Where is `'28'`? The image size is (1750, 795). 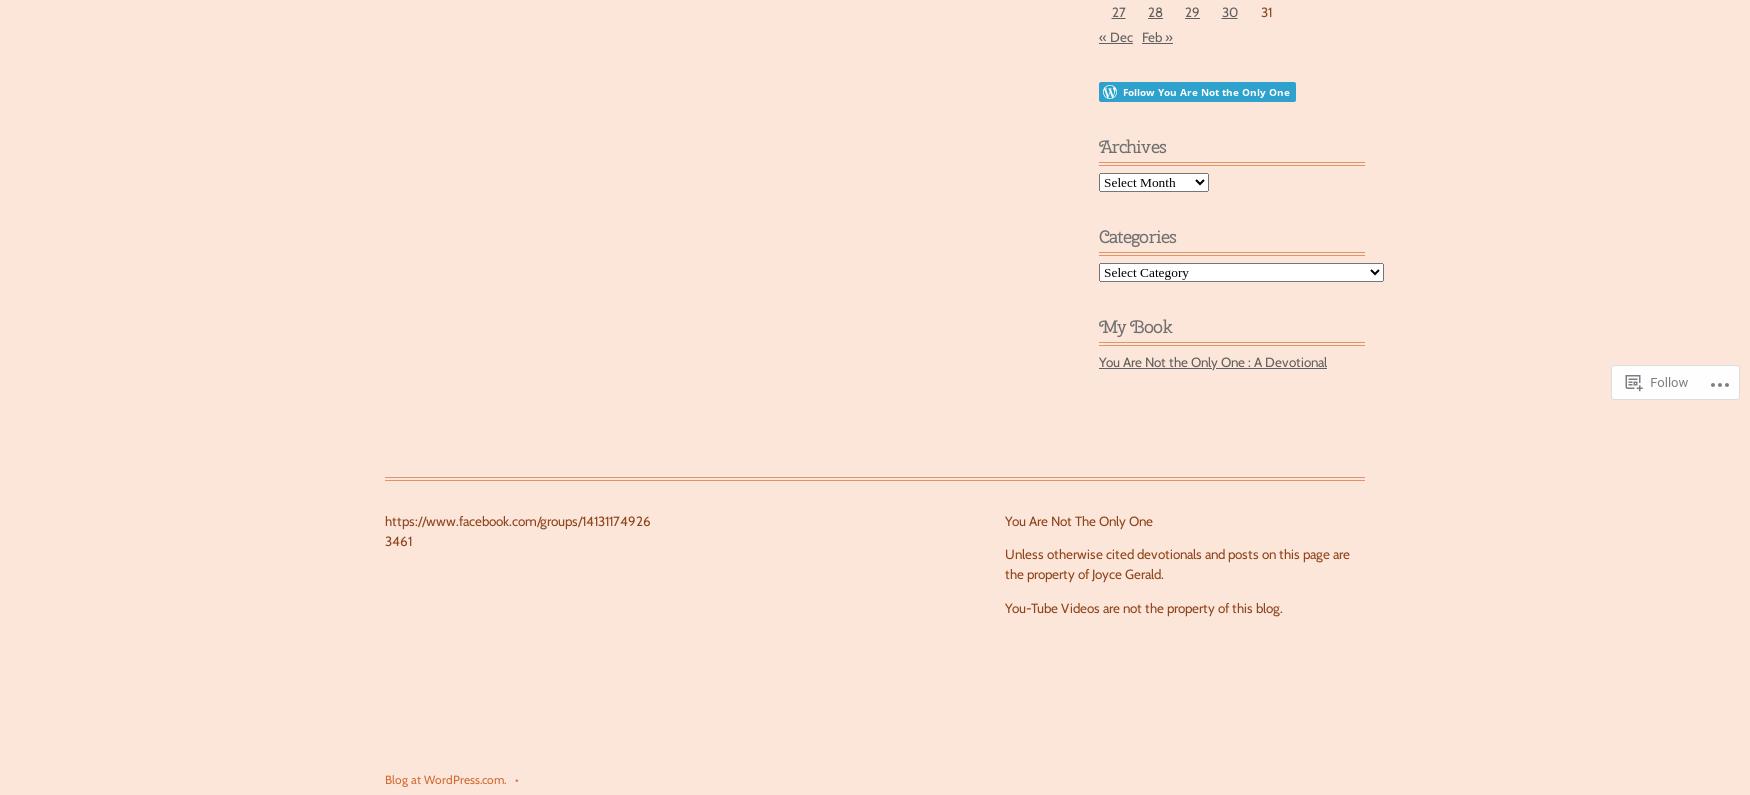 '28' is located at coordinates (1154, 11).